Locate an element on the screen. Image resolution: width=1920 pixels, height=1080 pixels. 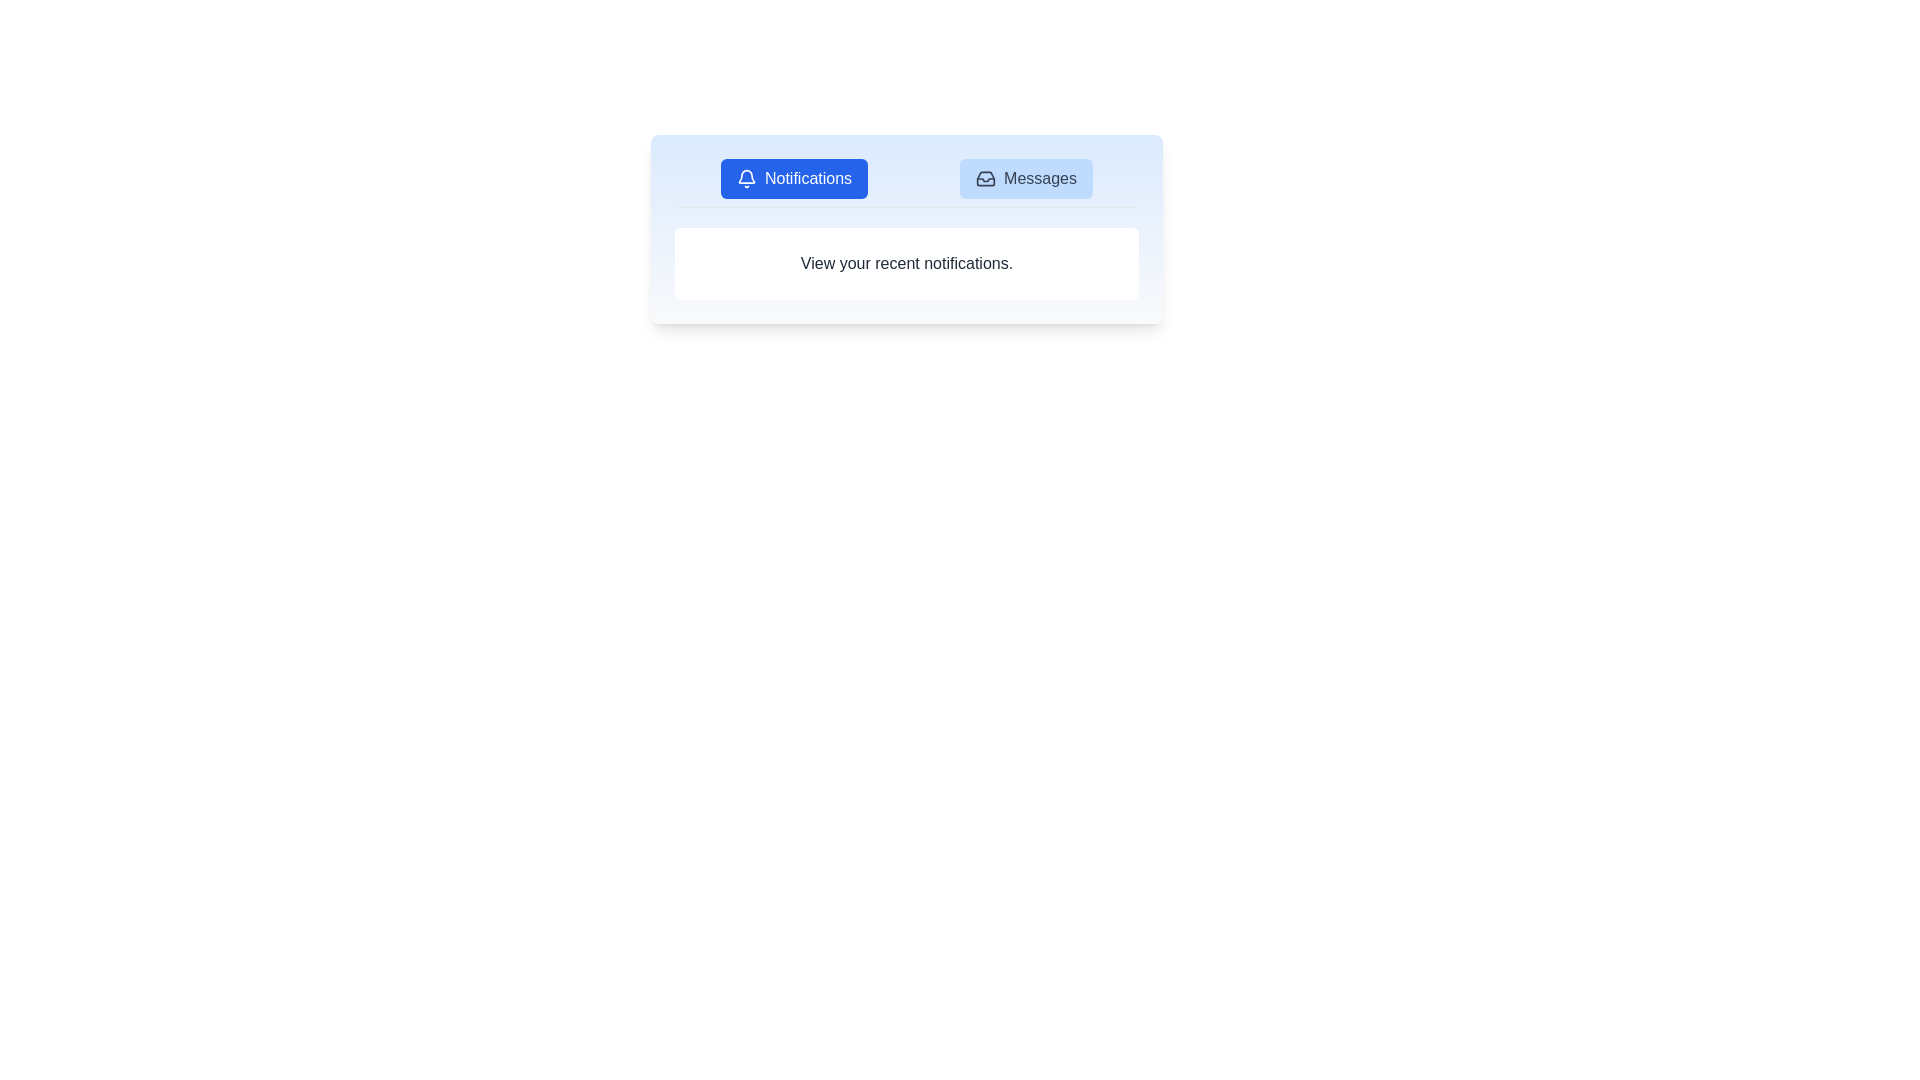
the Notifications tab by clicking on the corresponding button is located at coordinates (793, 177).